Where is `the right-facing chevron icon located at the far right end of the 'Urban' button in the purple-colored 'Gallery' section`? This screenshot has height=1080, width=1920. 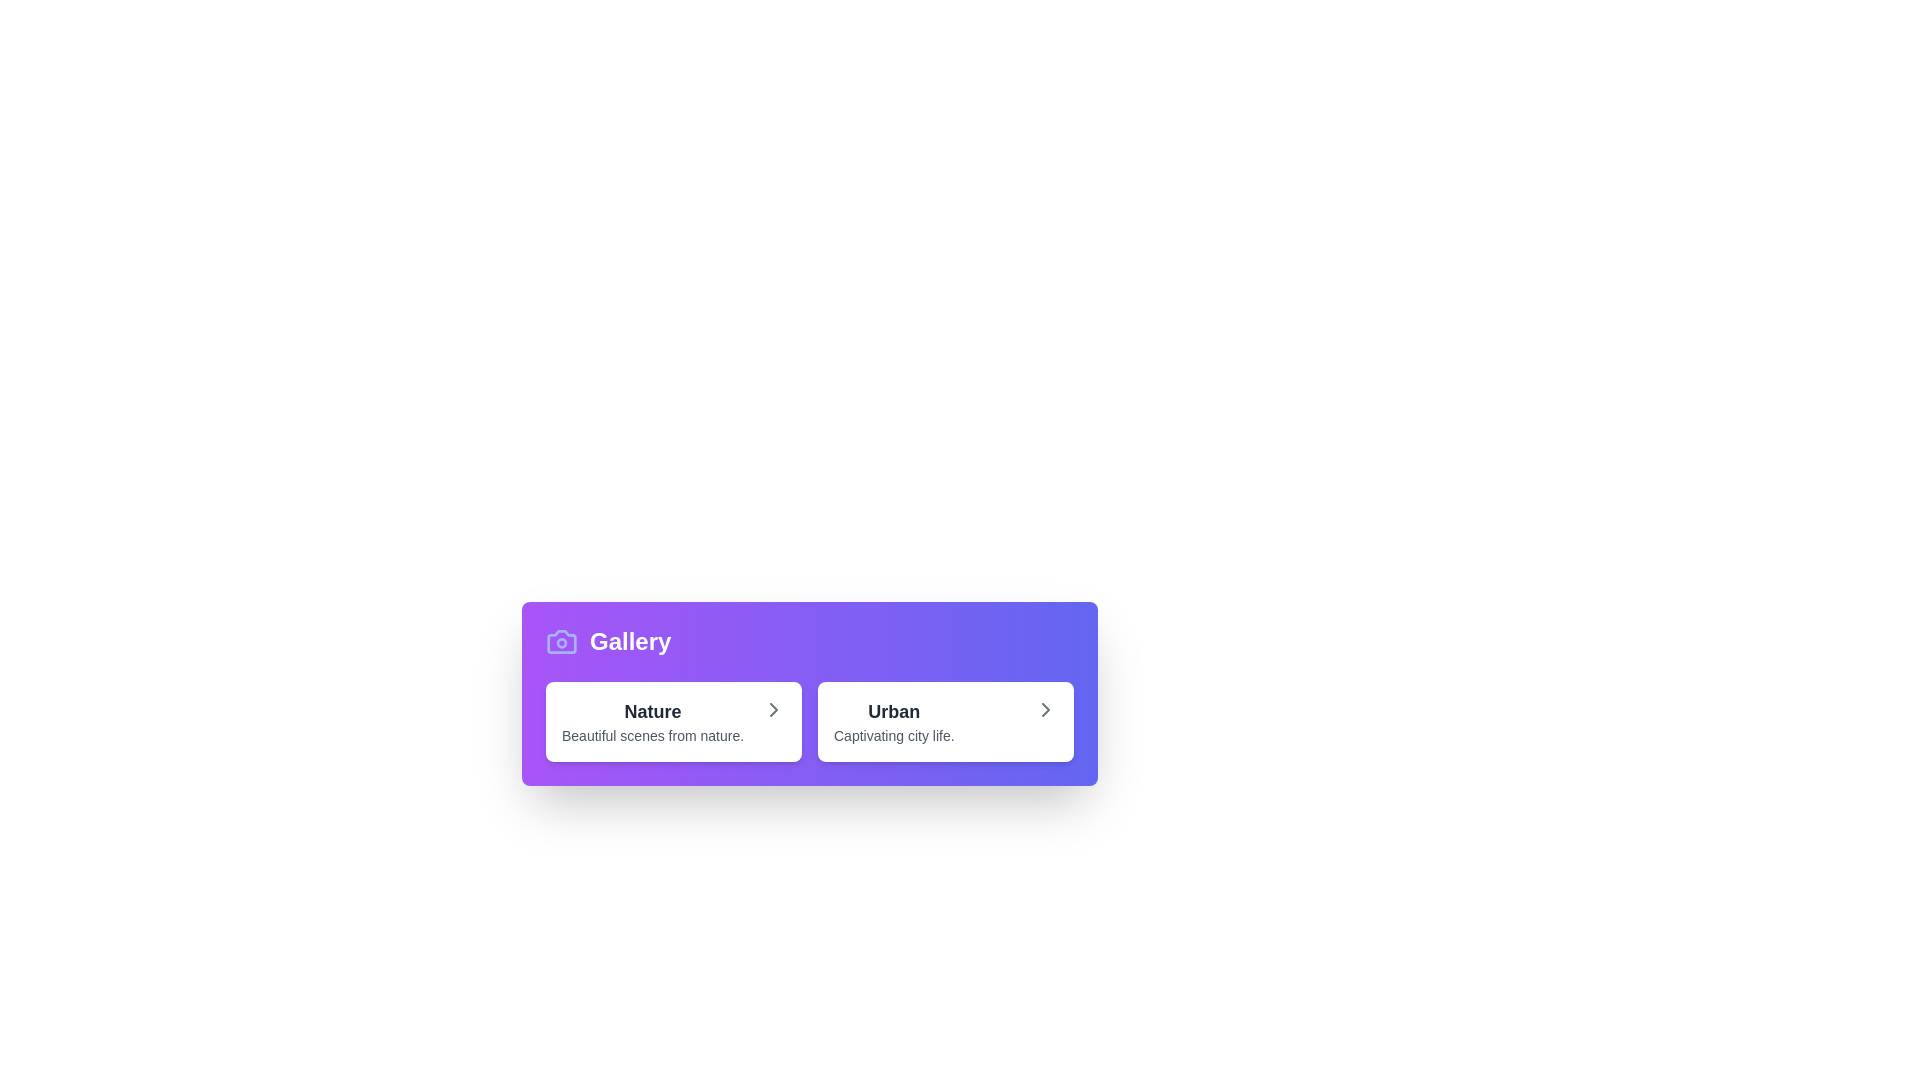
the right-facing chevron icon located at the far right end of the 'Urban' button in the purple-colored 'Gallery' section is located at coordinates (1045, 708).